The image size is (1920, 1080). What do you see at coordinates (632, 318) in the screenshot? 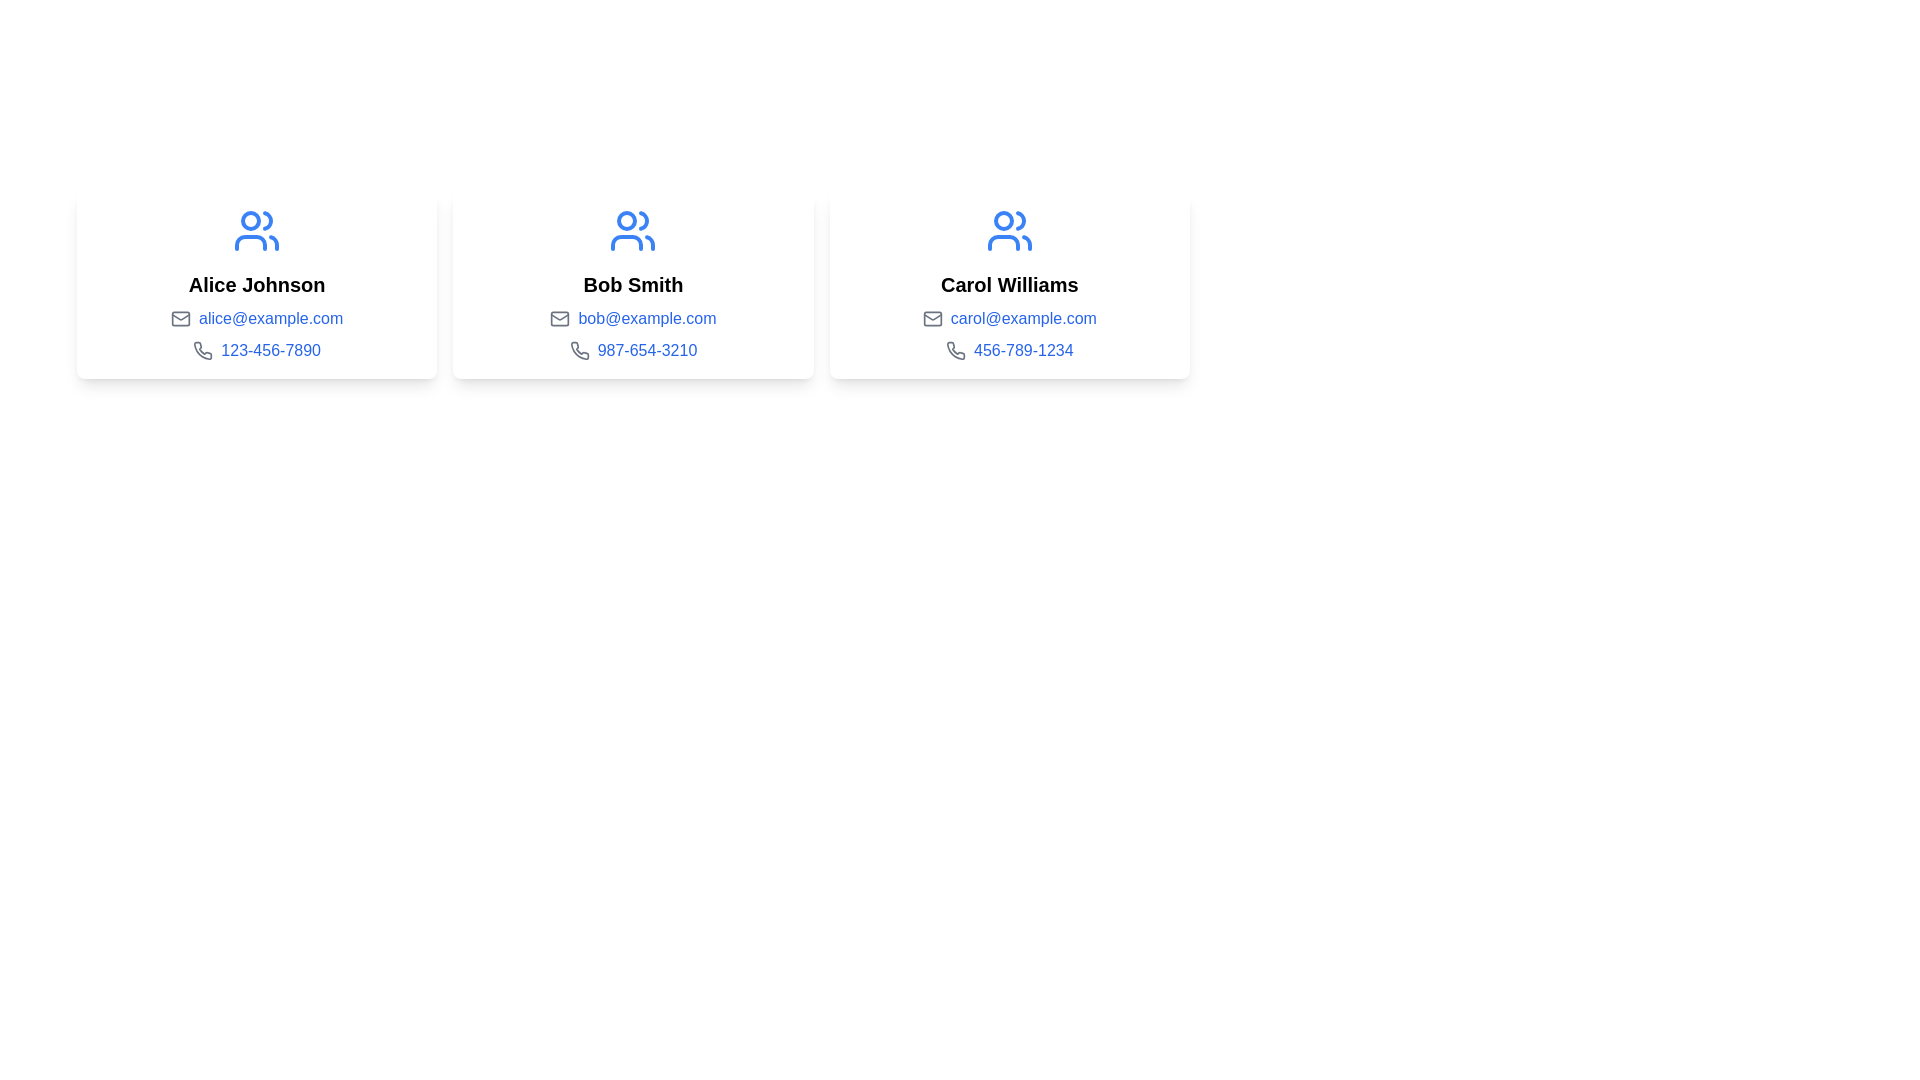
I see `the mailto hyperlink located in the second card, below 'Bob Smith' and above '987-654-3210'` at bounding box center [632, 318].